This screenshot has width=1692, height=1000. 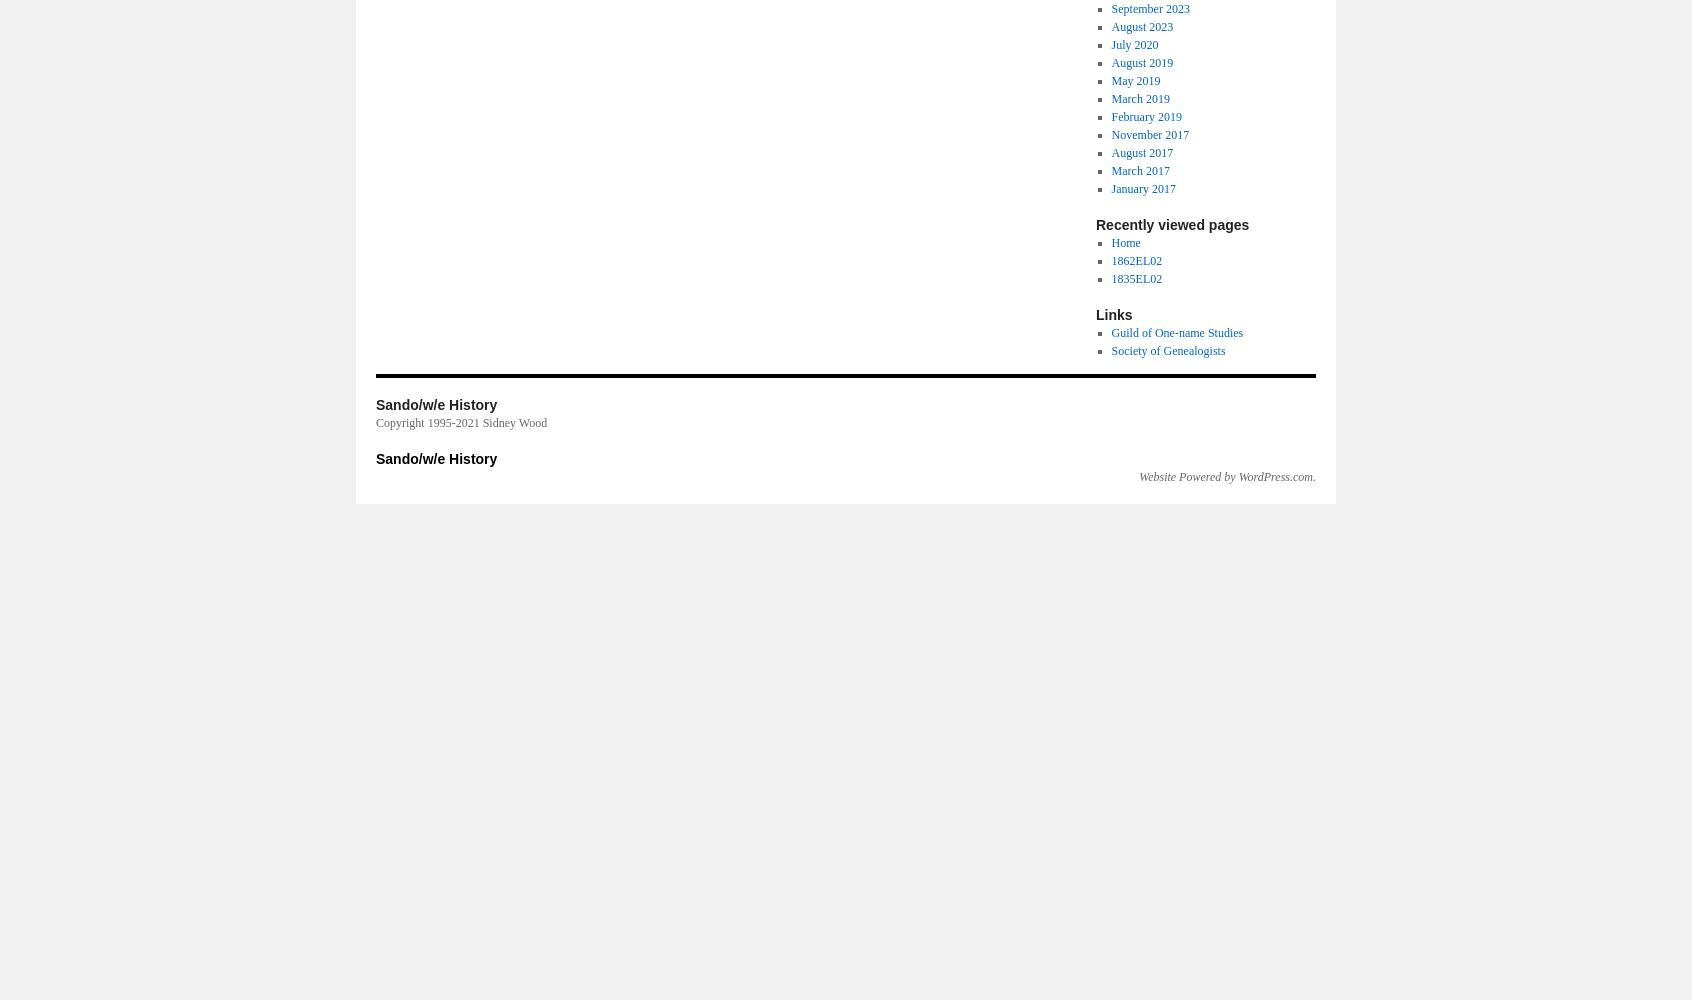 I want to click on '1862EL02', so click(x=1110, y=261).